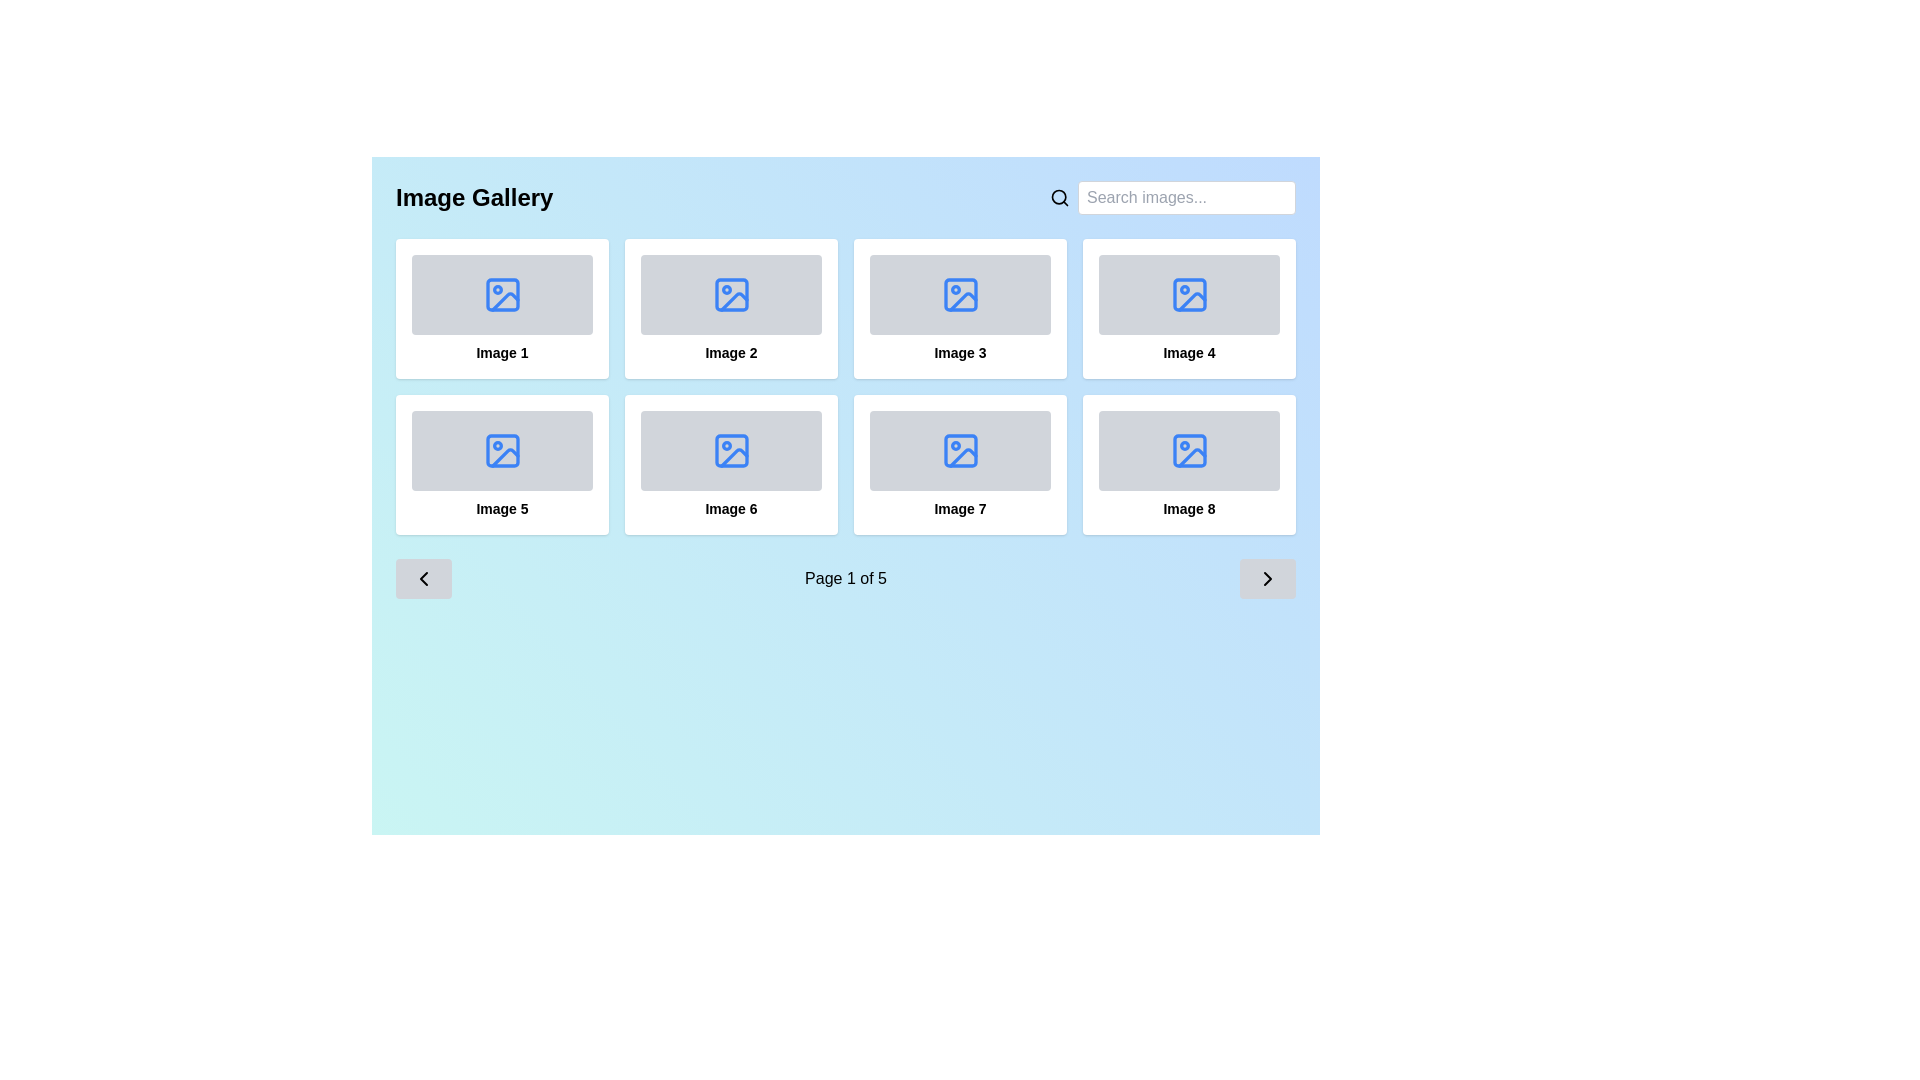 This screenshot has height=1080, width=1920. Describe the element at coordinates (1189, 294) in the screenshot. I see `the main icon representing Image 4 located in the top-right quadrant of the grid layout` at that location.